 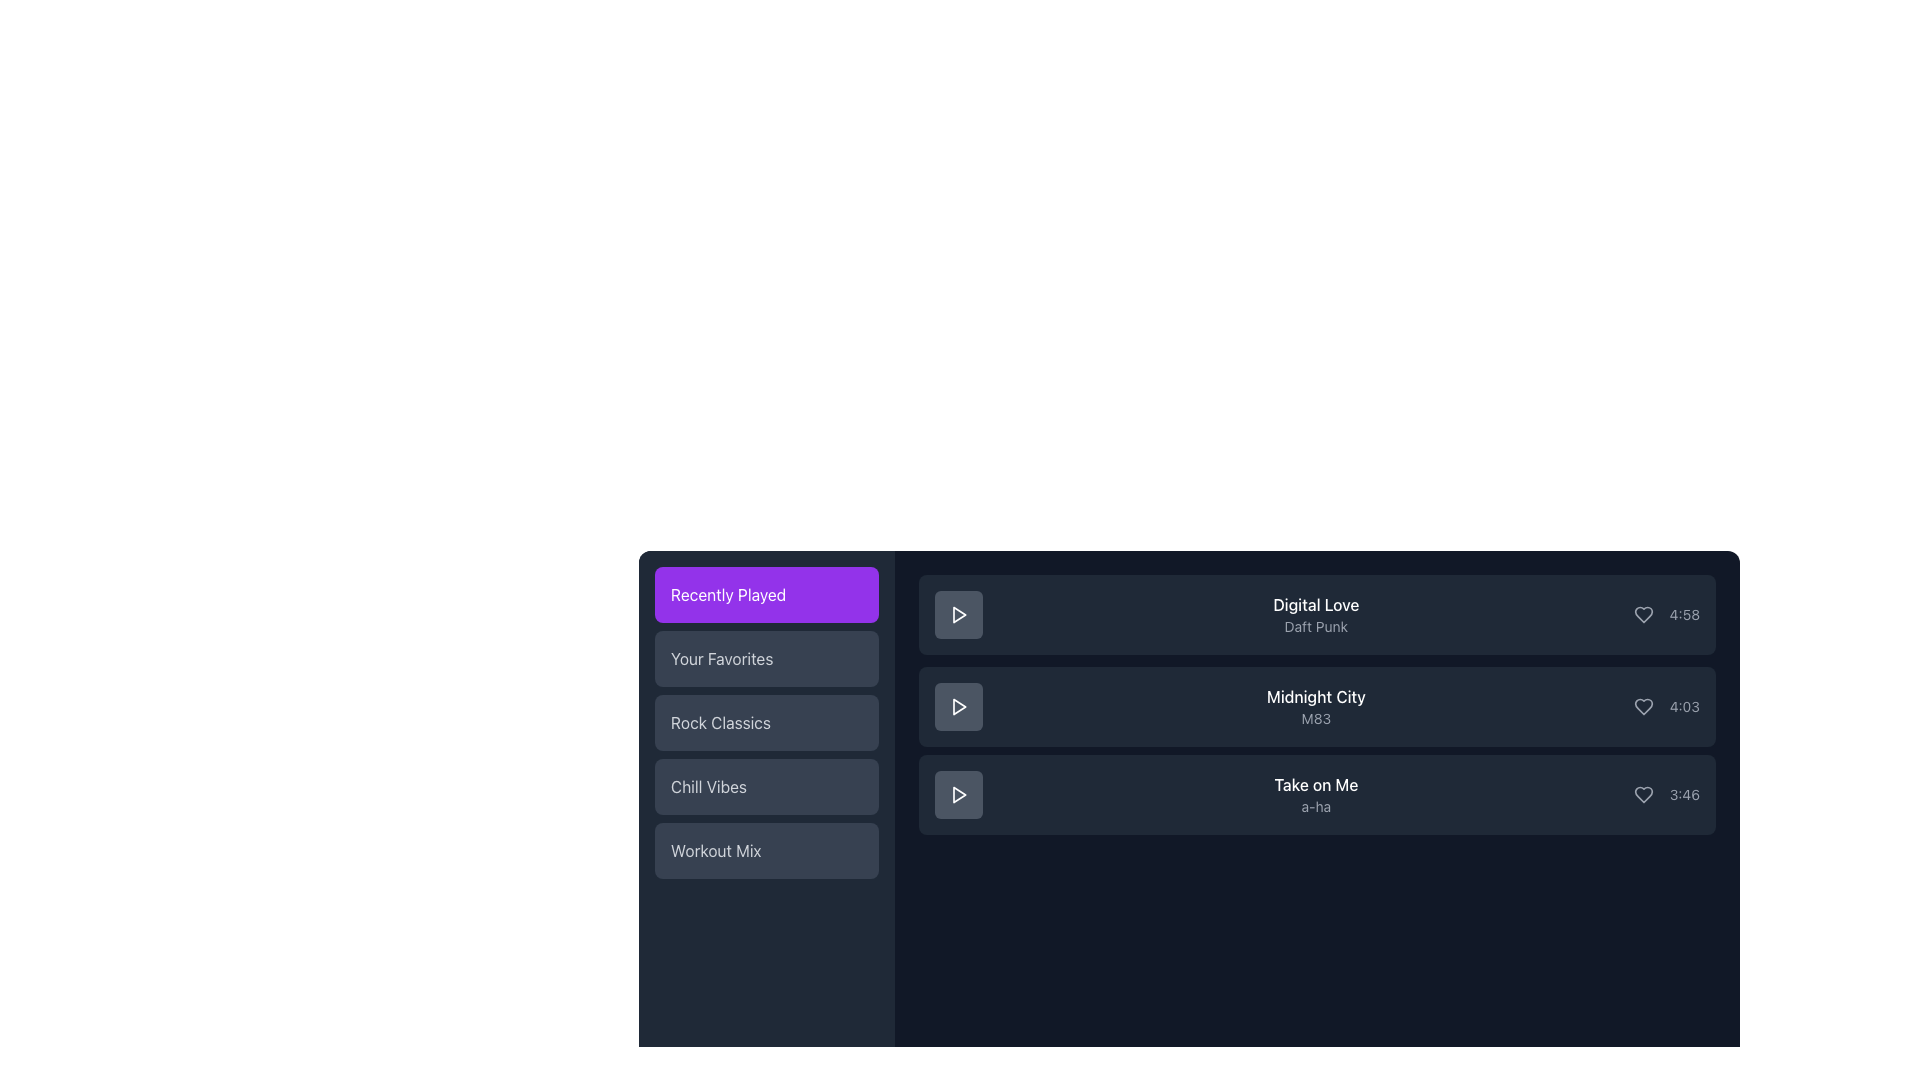 What do you see at coordinates (766, 785) in the screenshot?
I see `the 'Chill Vibes' button, which is the fourth item in a vertical list of buttons in the sidebar, located below 'Rock Classics' and above 'Workout Mix'` at bounding box center [766, 785].